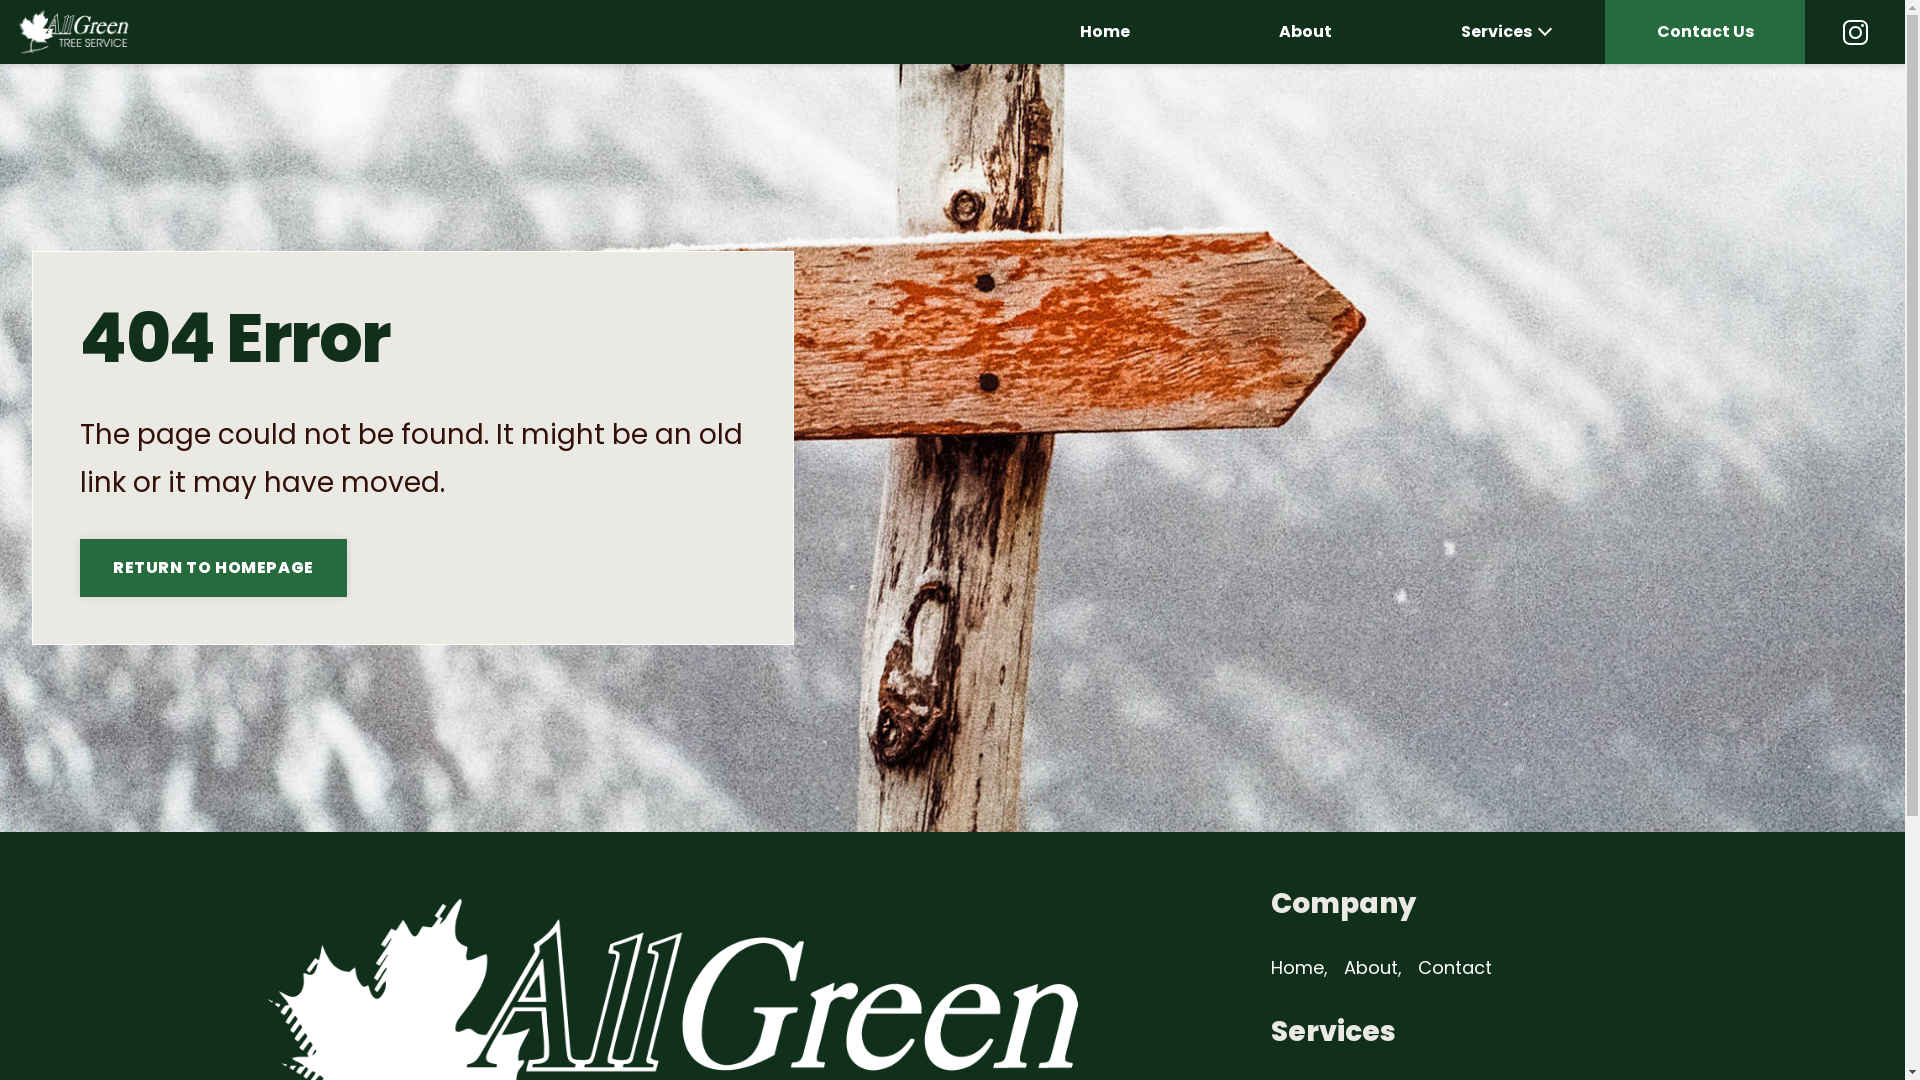  I want to click on 'Contact', so click(1454, 966).